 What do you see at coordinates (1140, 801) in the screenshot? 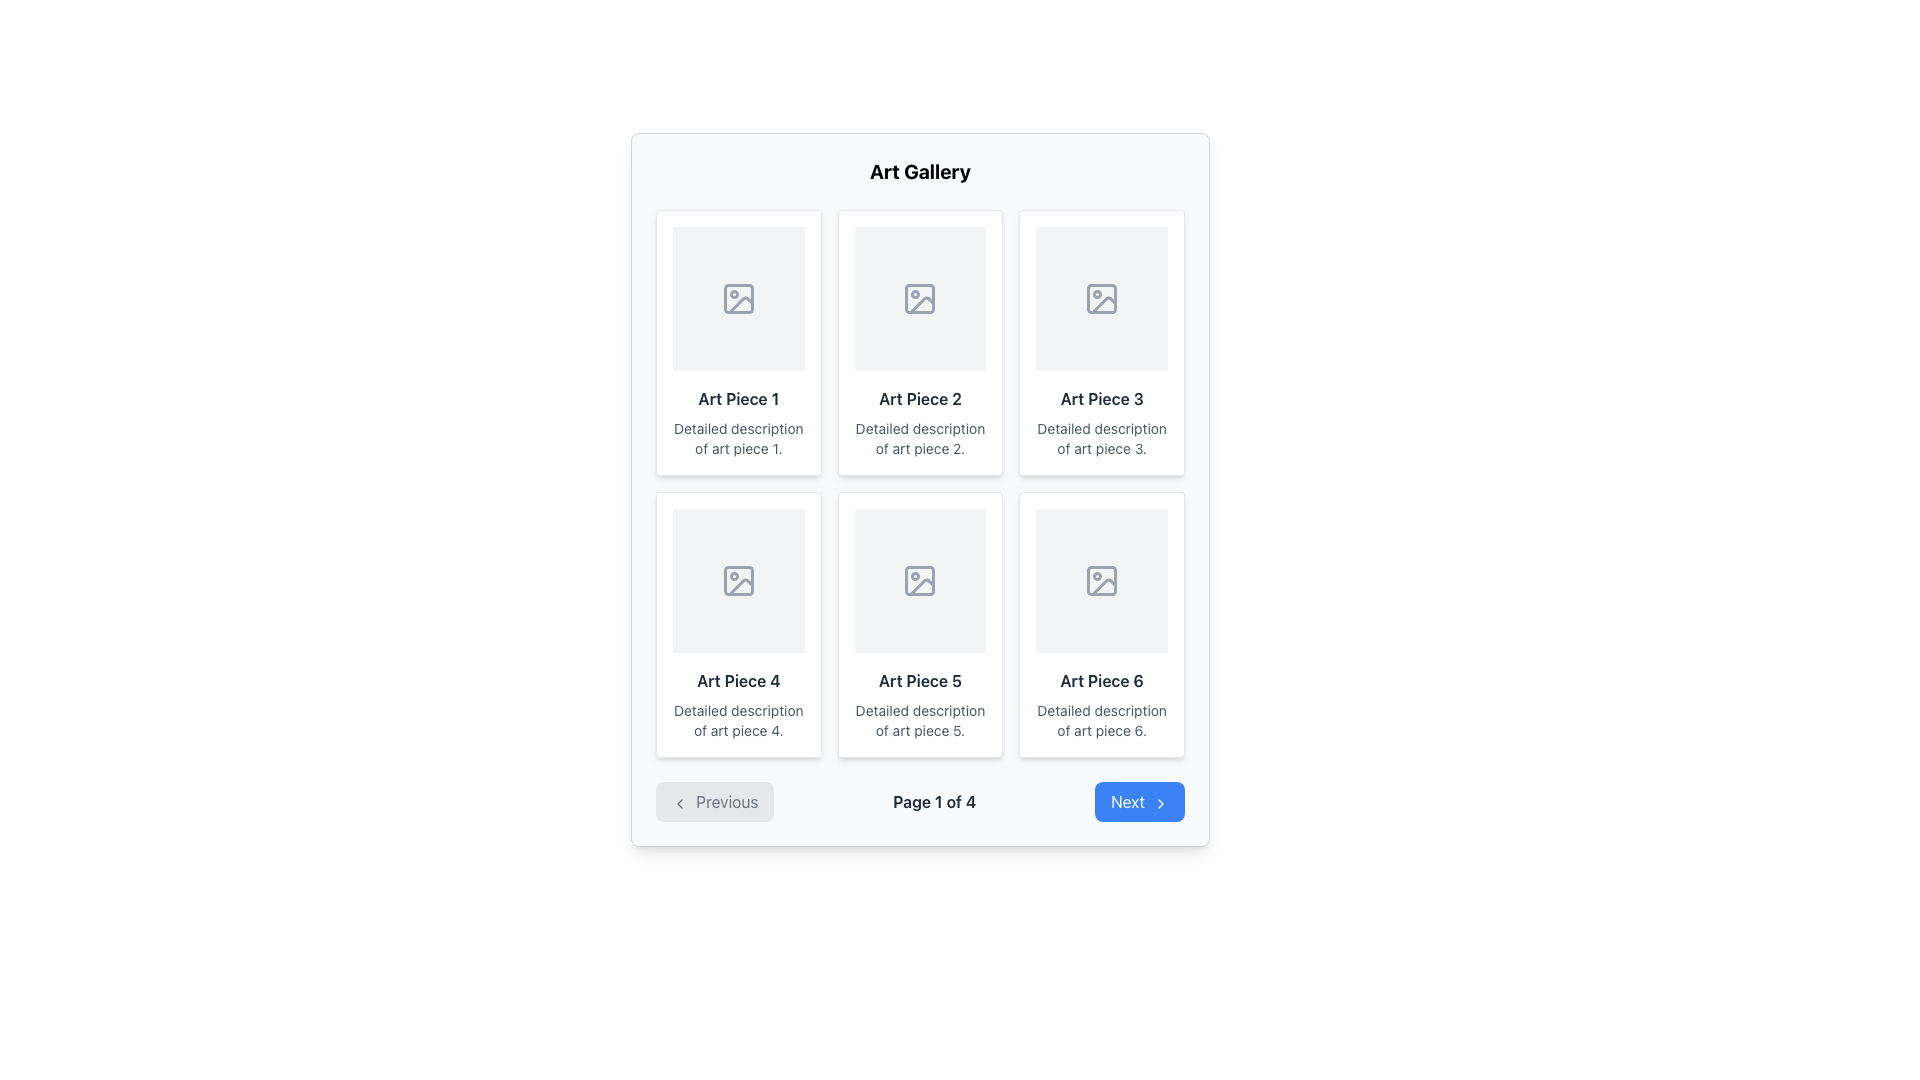
I see `the blue 'Next' button with white text and a right-facing chevron icon` at bounding box center [1140, 801].